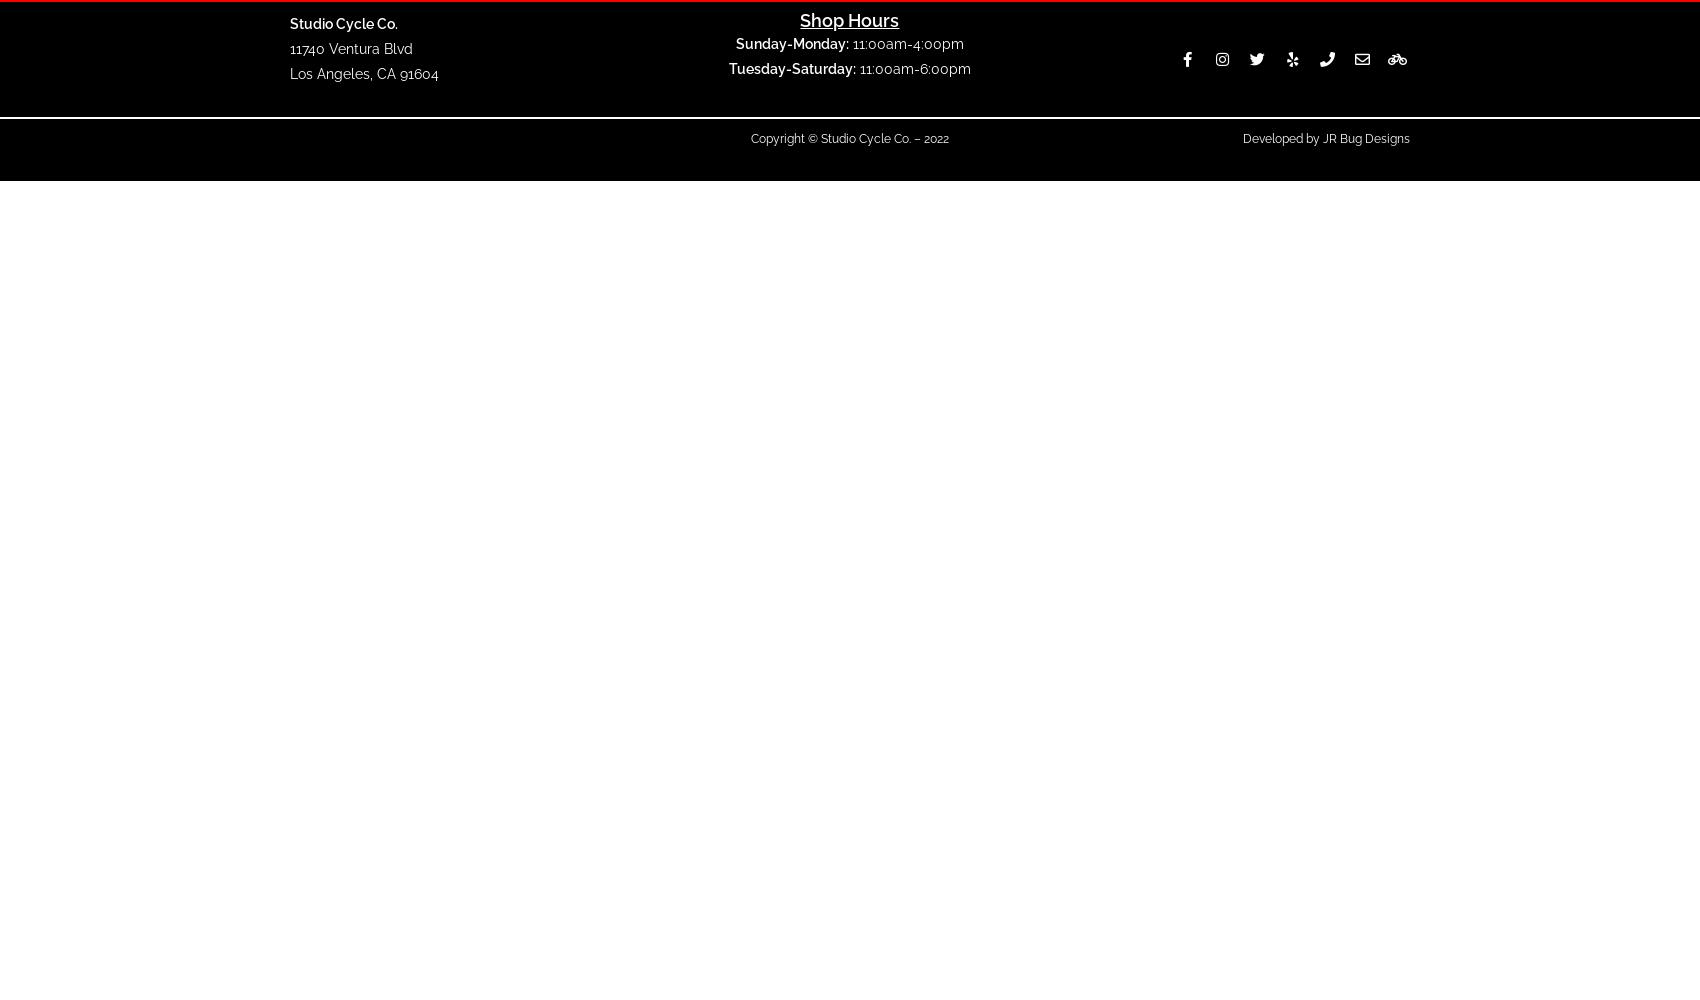 The image size is (1700, 1000). I want to click on 'Studio Cycle Co.', so click(343, 23).